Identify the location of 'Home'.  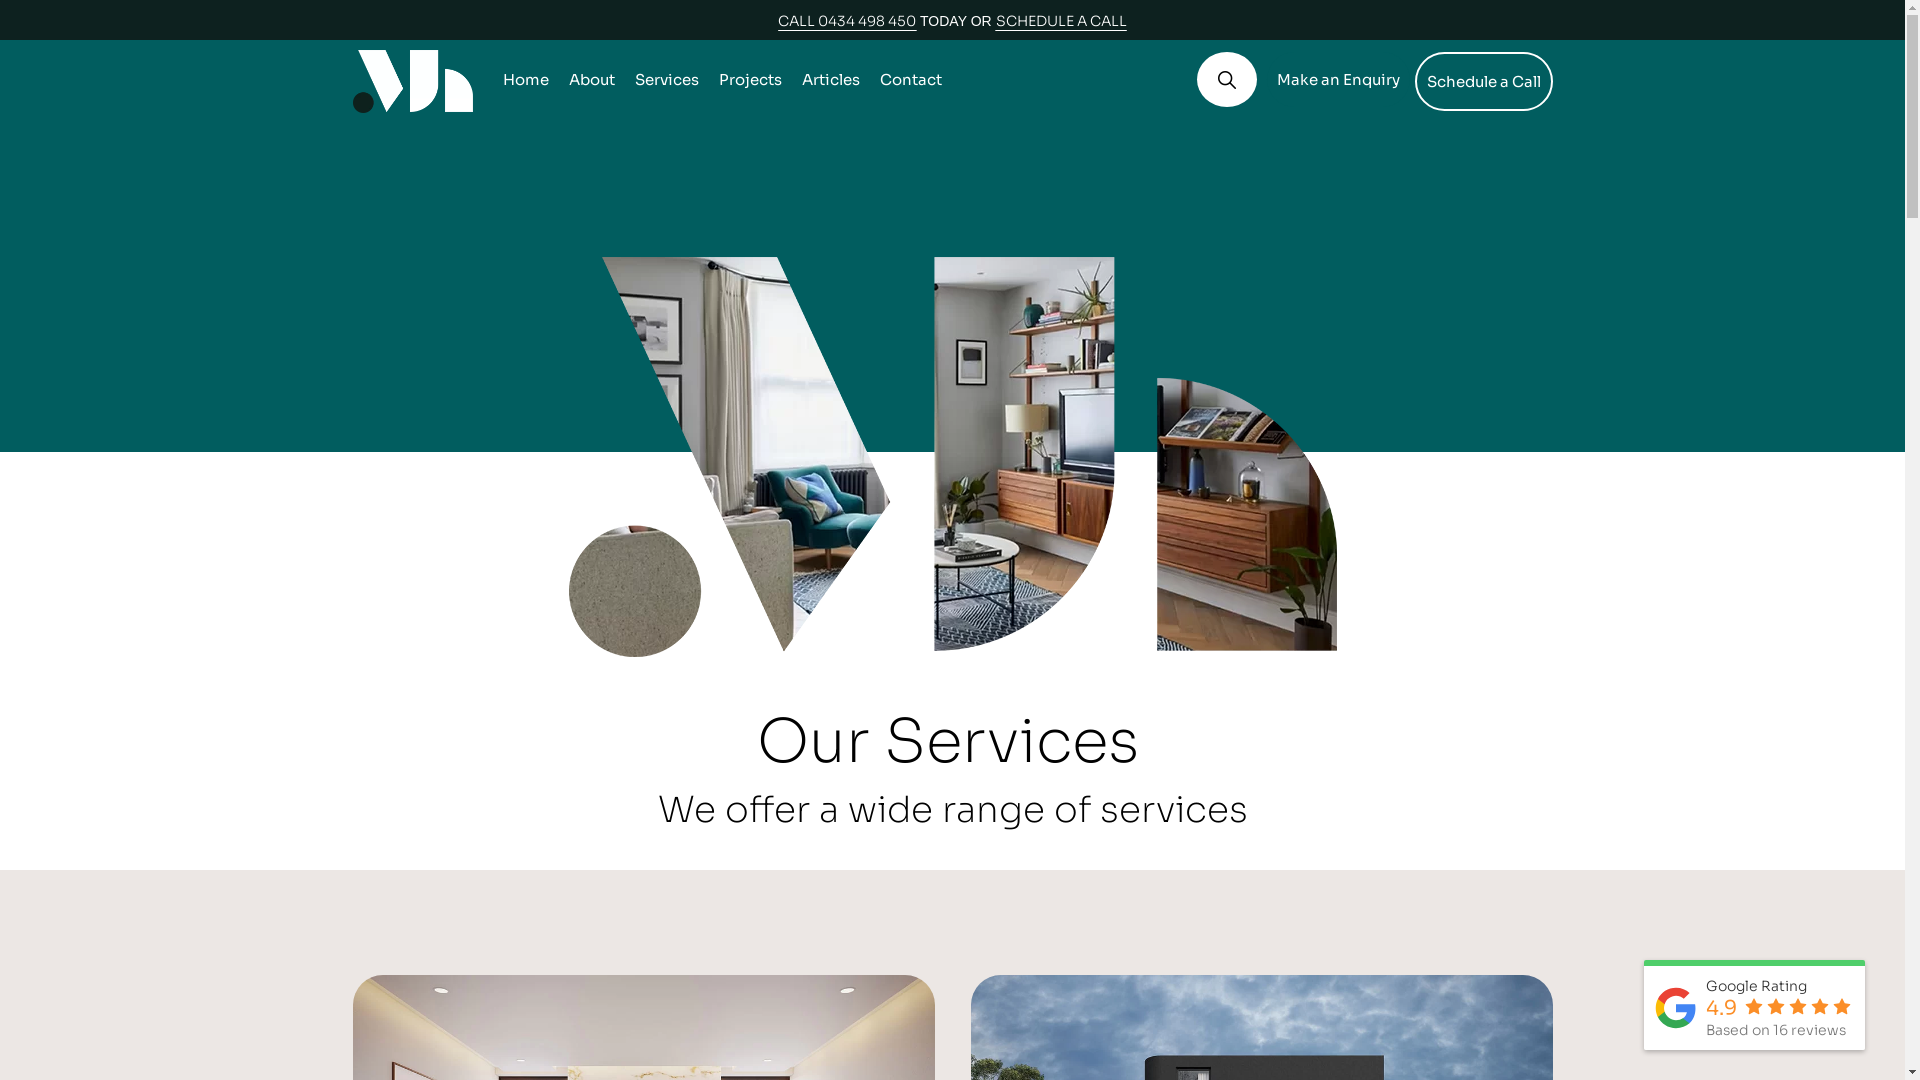
(524, 78).